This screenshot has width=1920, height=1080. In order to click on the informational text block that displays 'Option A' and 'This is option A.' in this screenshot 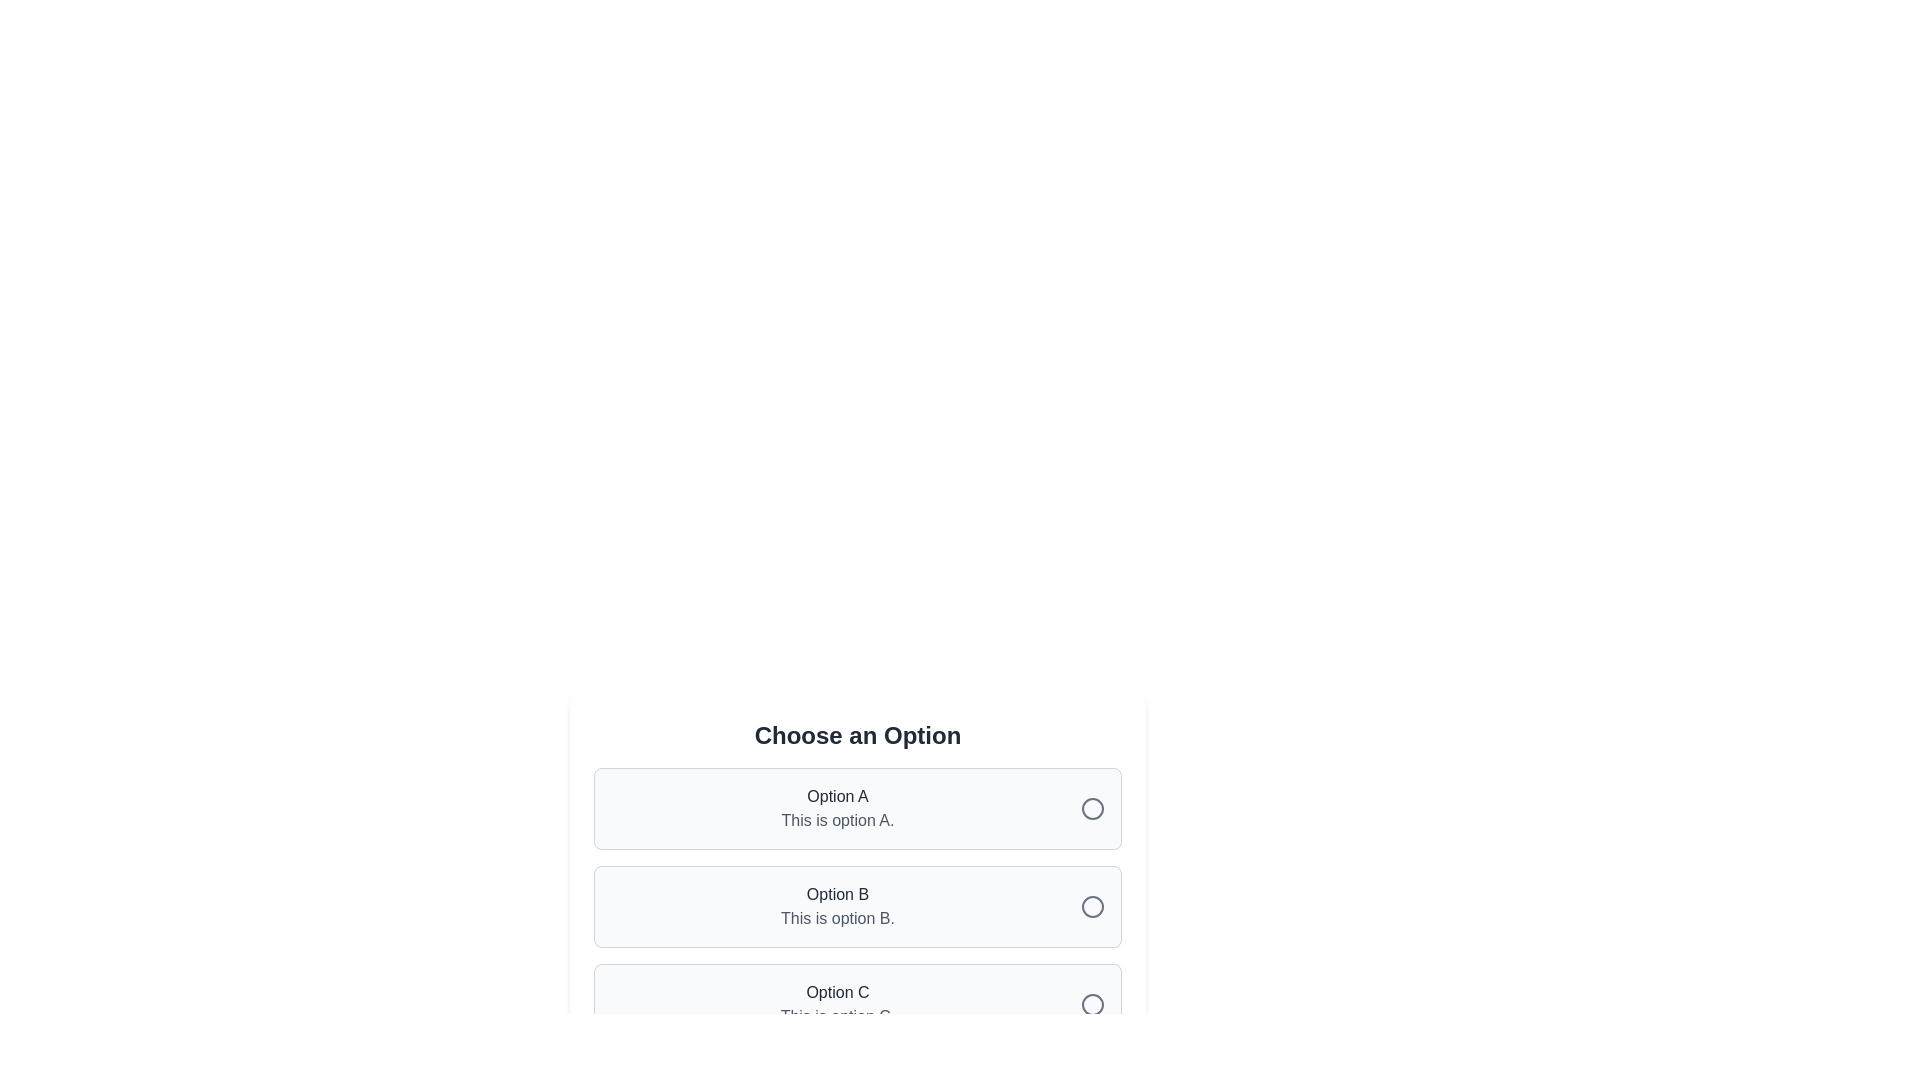, I will do `click(838, 808)`.